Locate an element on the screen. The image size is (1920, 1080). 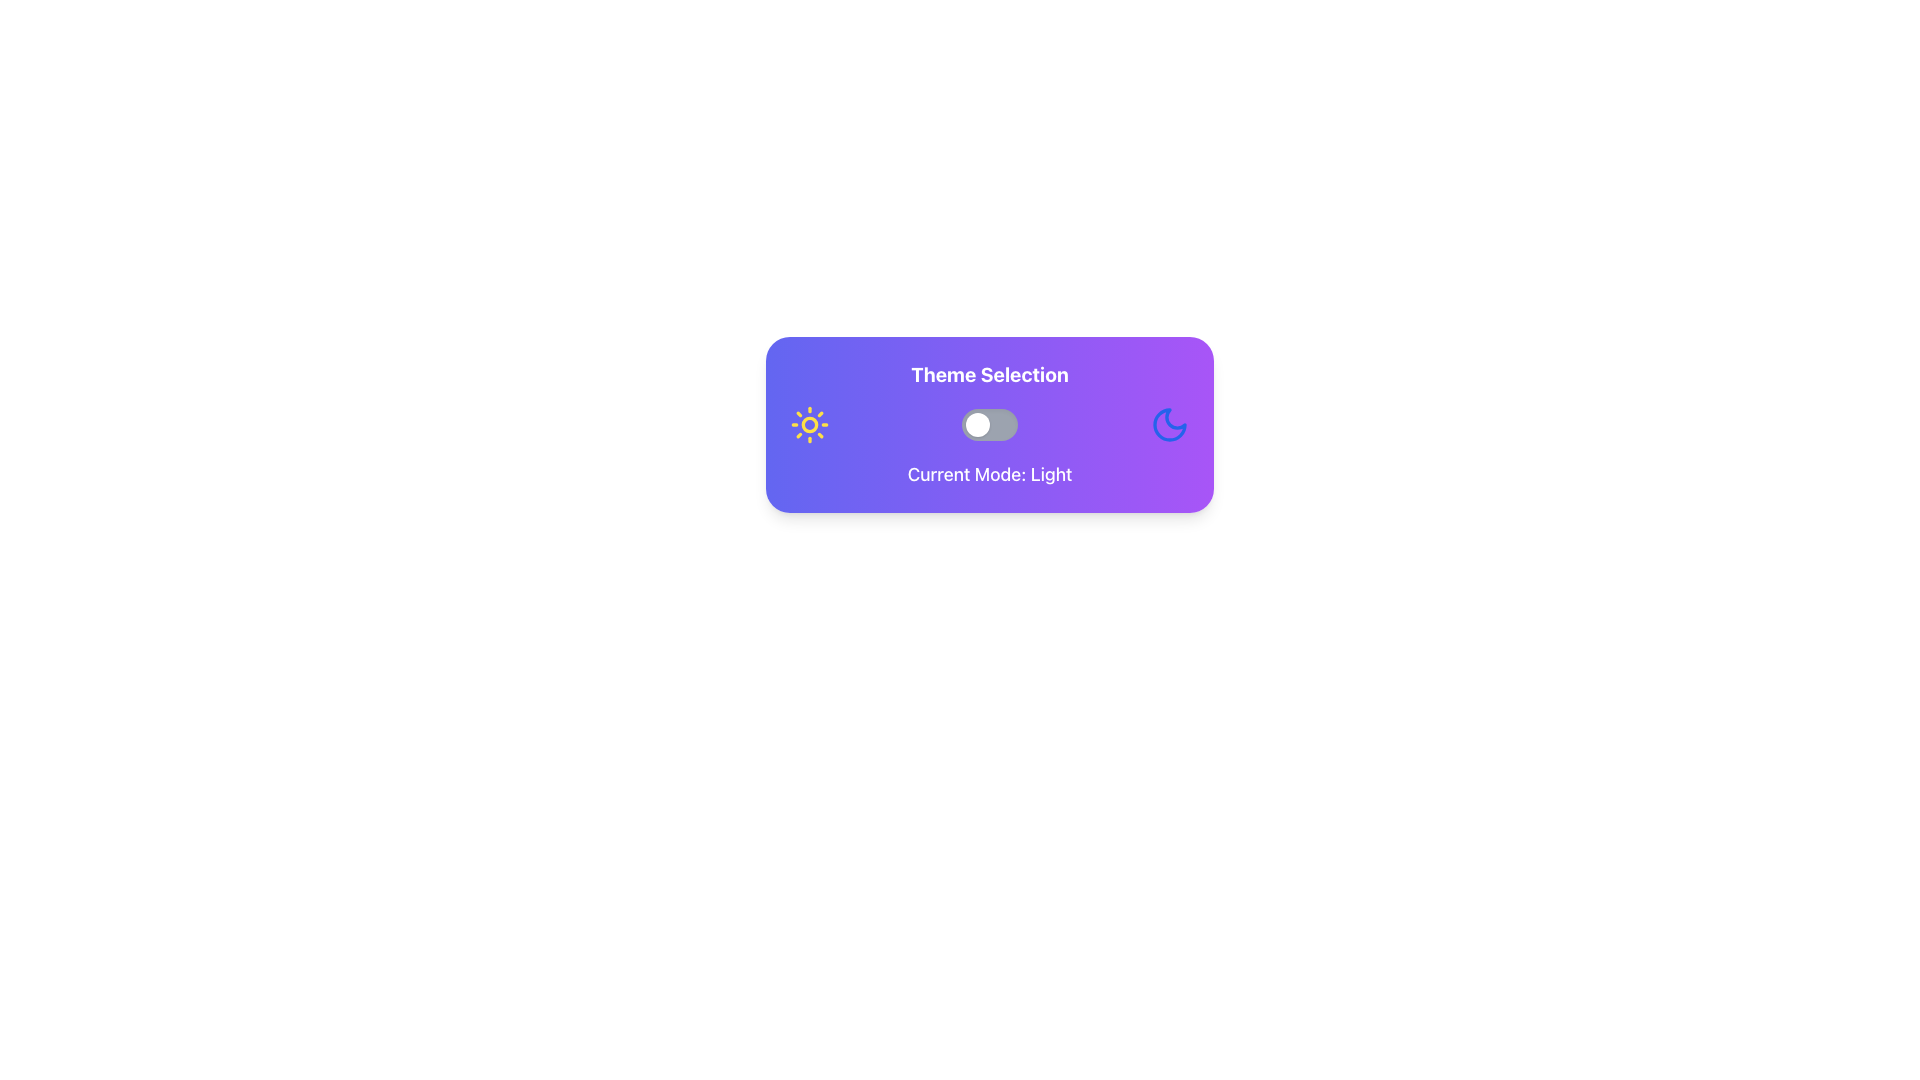
the inner circle of the toggle switch located between the sun icon and moon icon is located at coordinates (989, 423).